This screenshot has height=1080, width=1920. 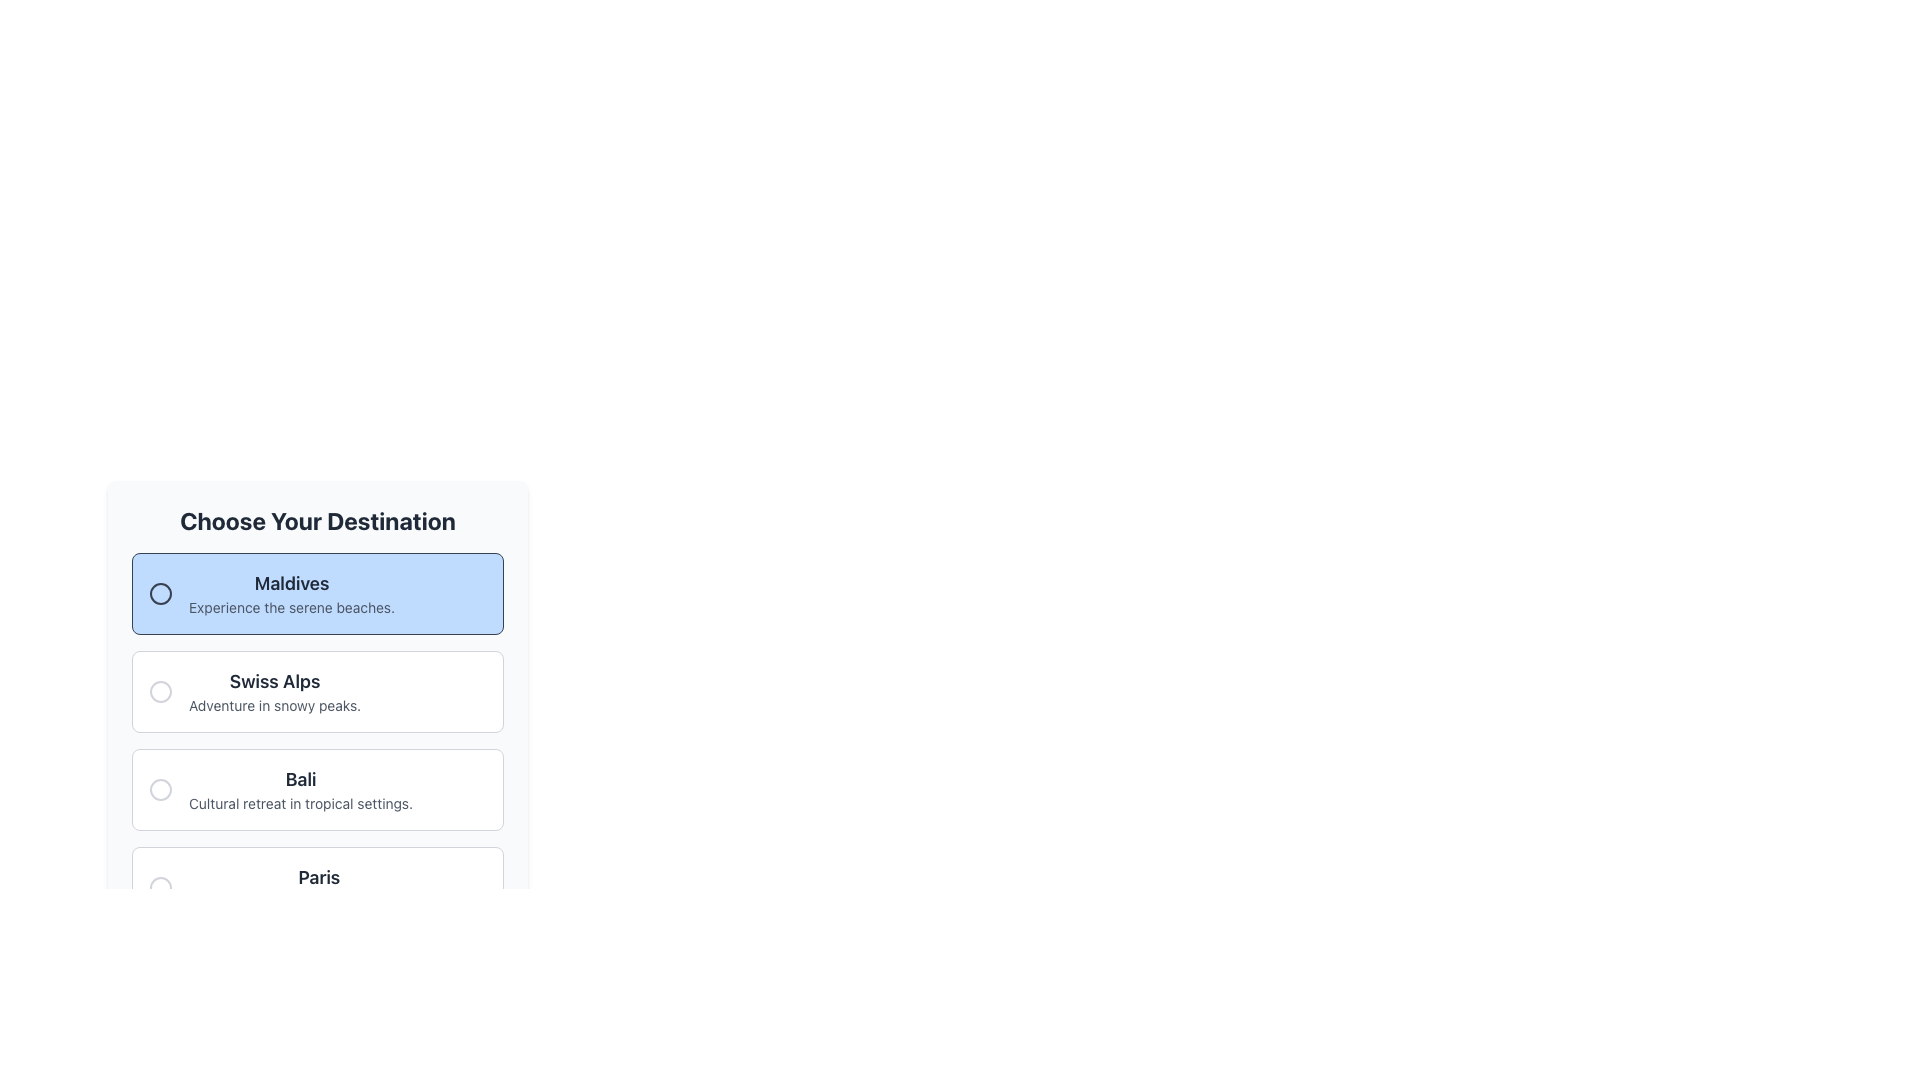 What do you see at coordinates (300, 789) in the screenshot?
I see `the 'Bali' option text with description, which is the third option under 'Choose Your Destination'` at bounding box center [300, 789].